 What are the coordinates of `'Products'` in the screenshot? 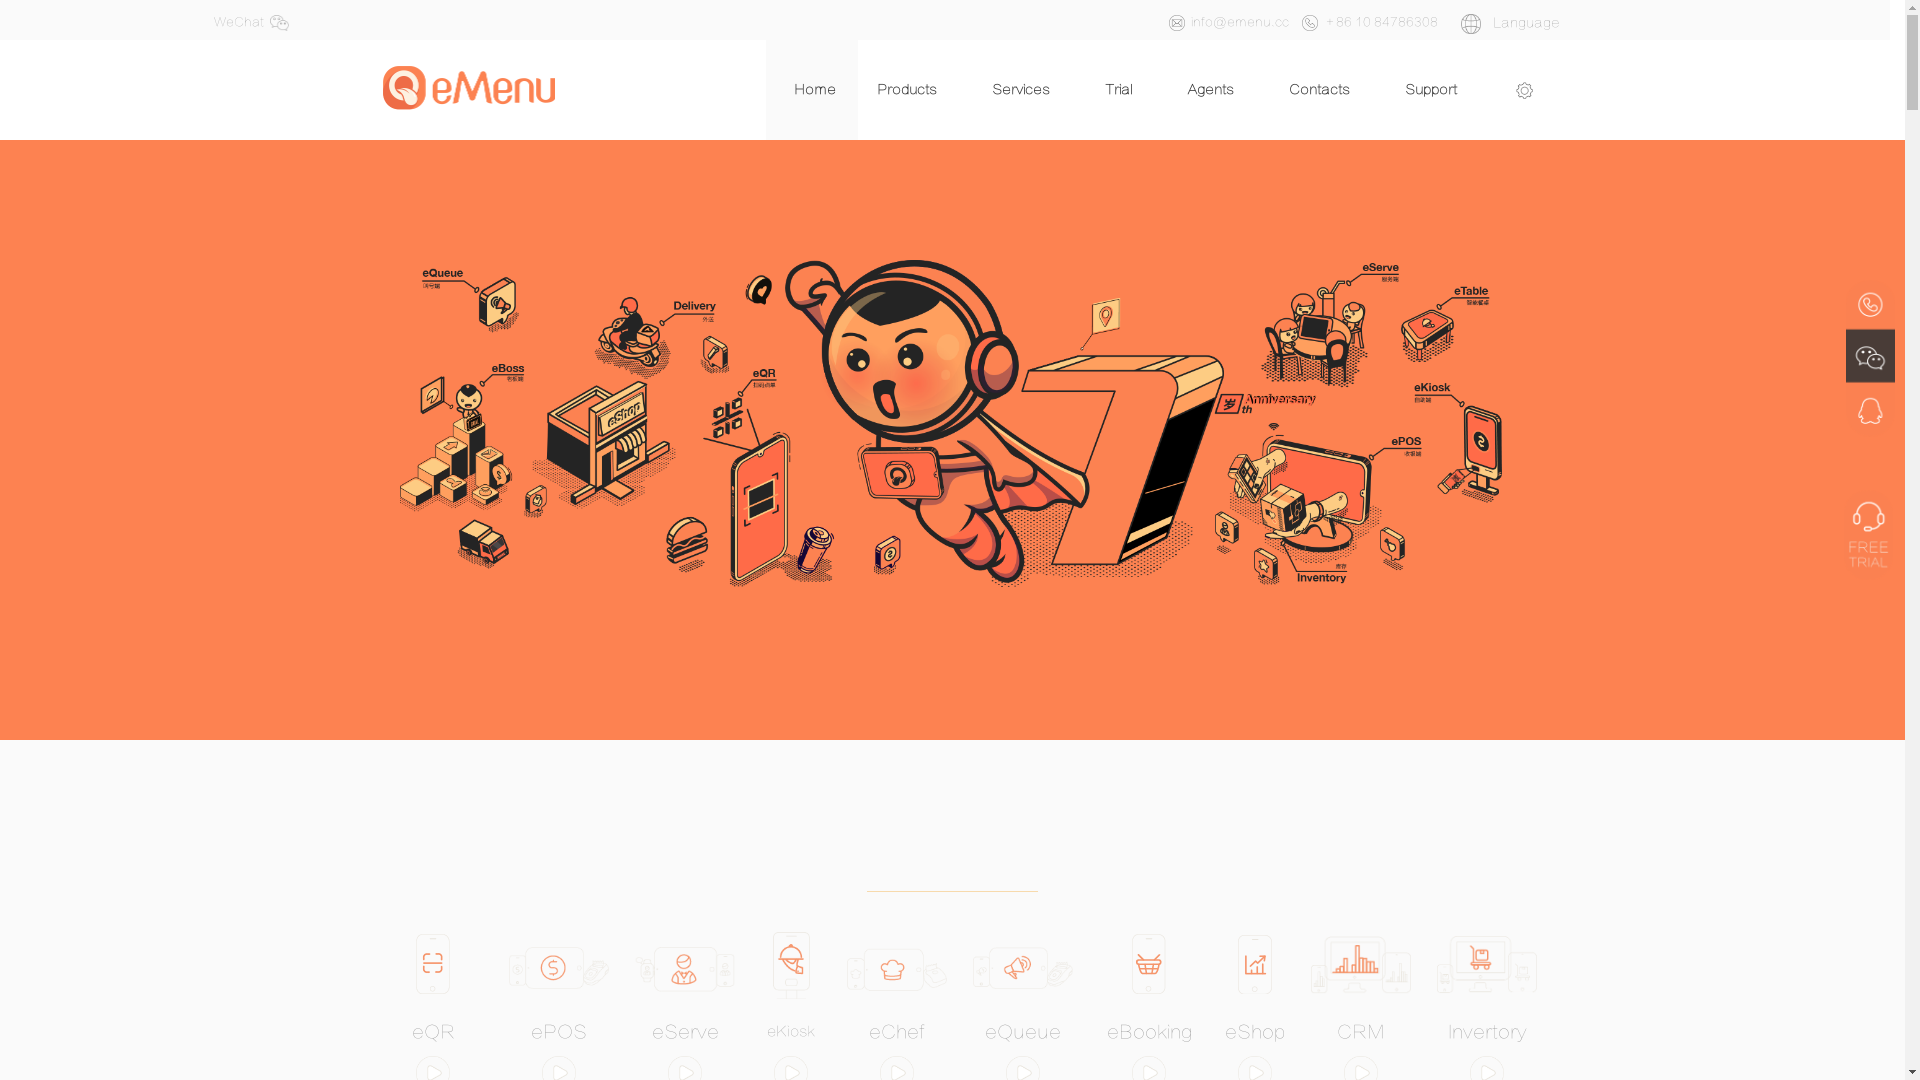 It's located at (840, 88).